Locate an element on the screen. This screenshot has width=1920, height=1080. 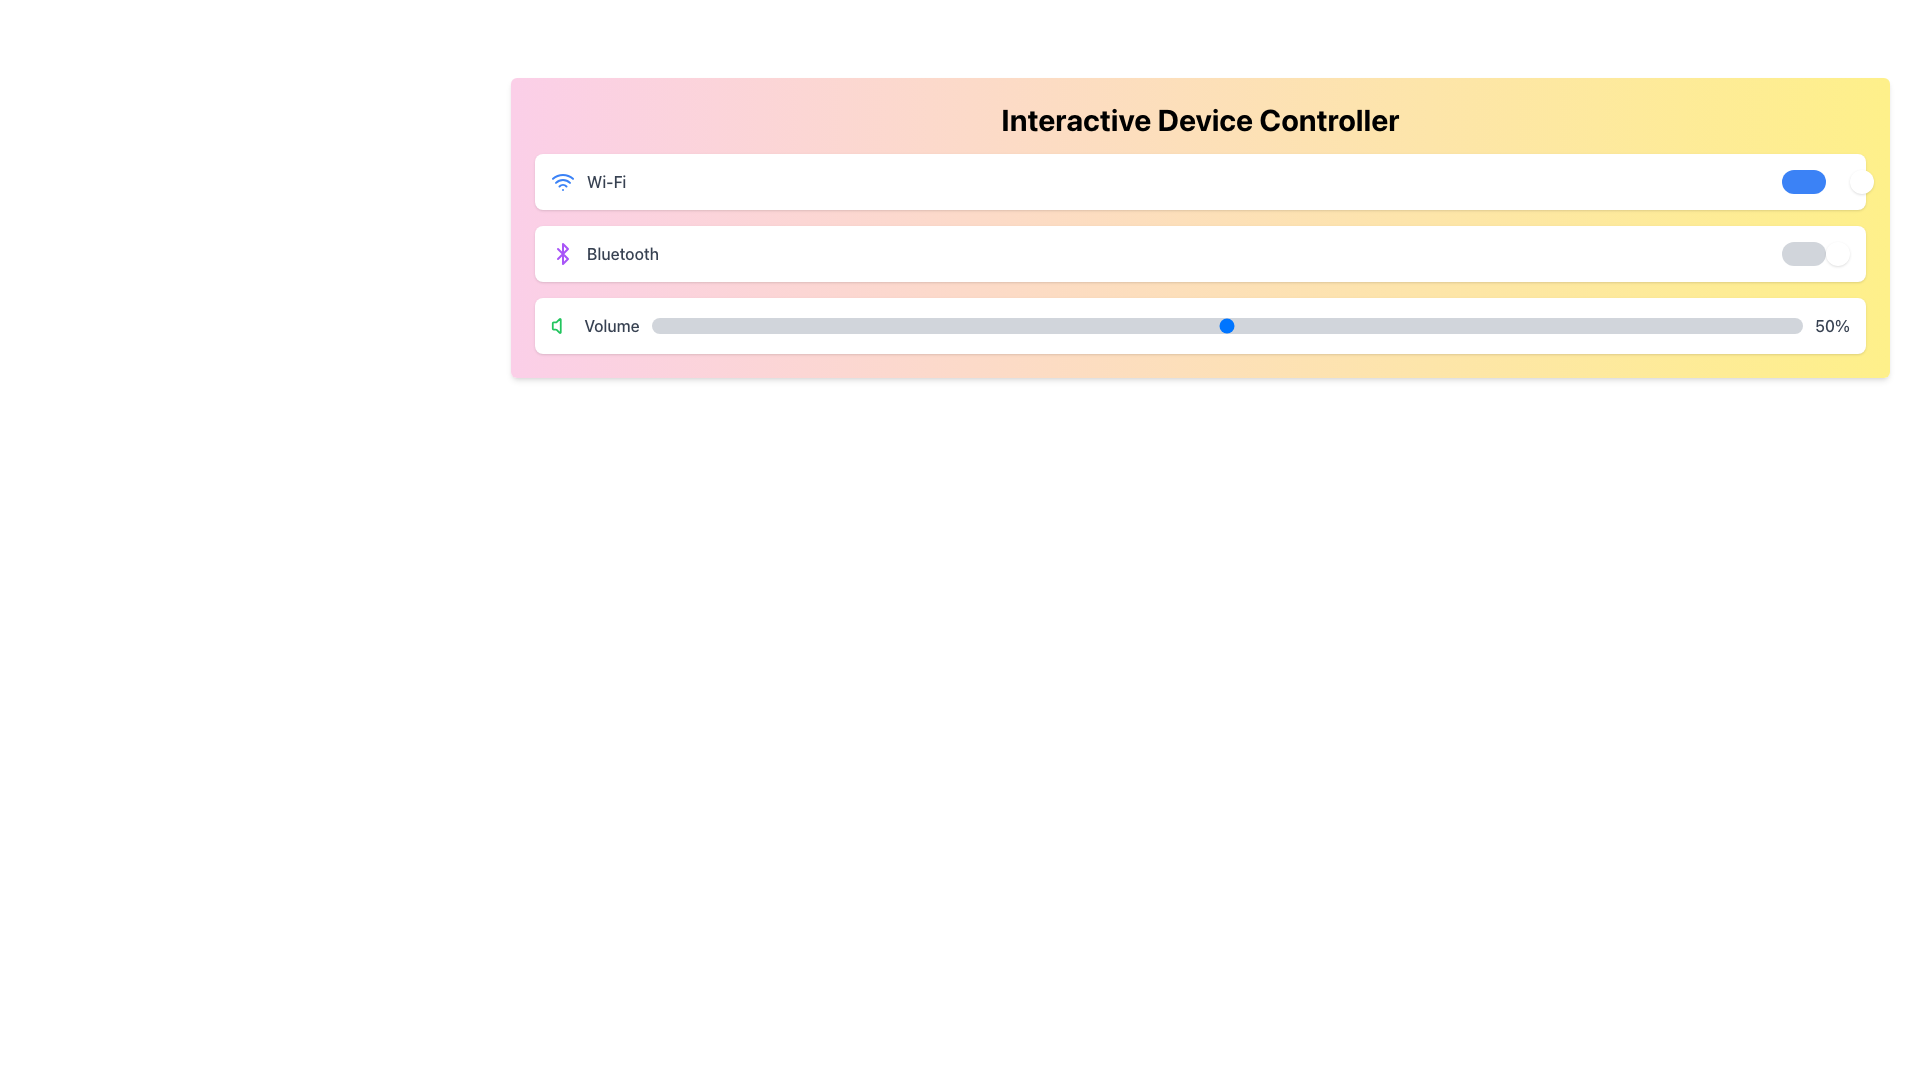
volume is located at coordinates (915, 325).